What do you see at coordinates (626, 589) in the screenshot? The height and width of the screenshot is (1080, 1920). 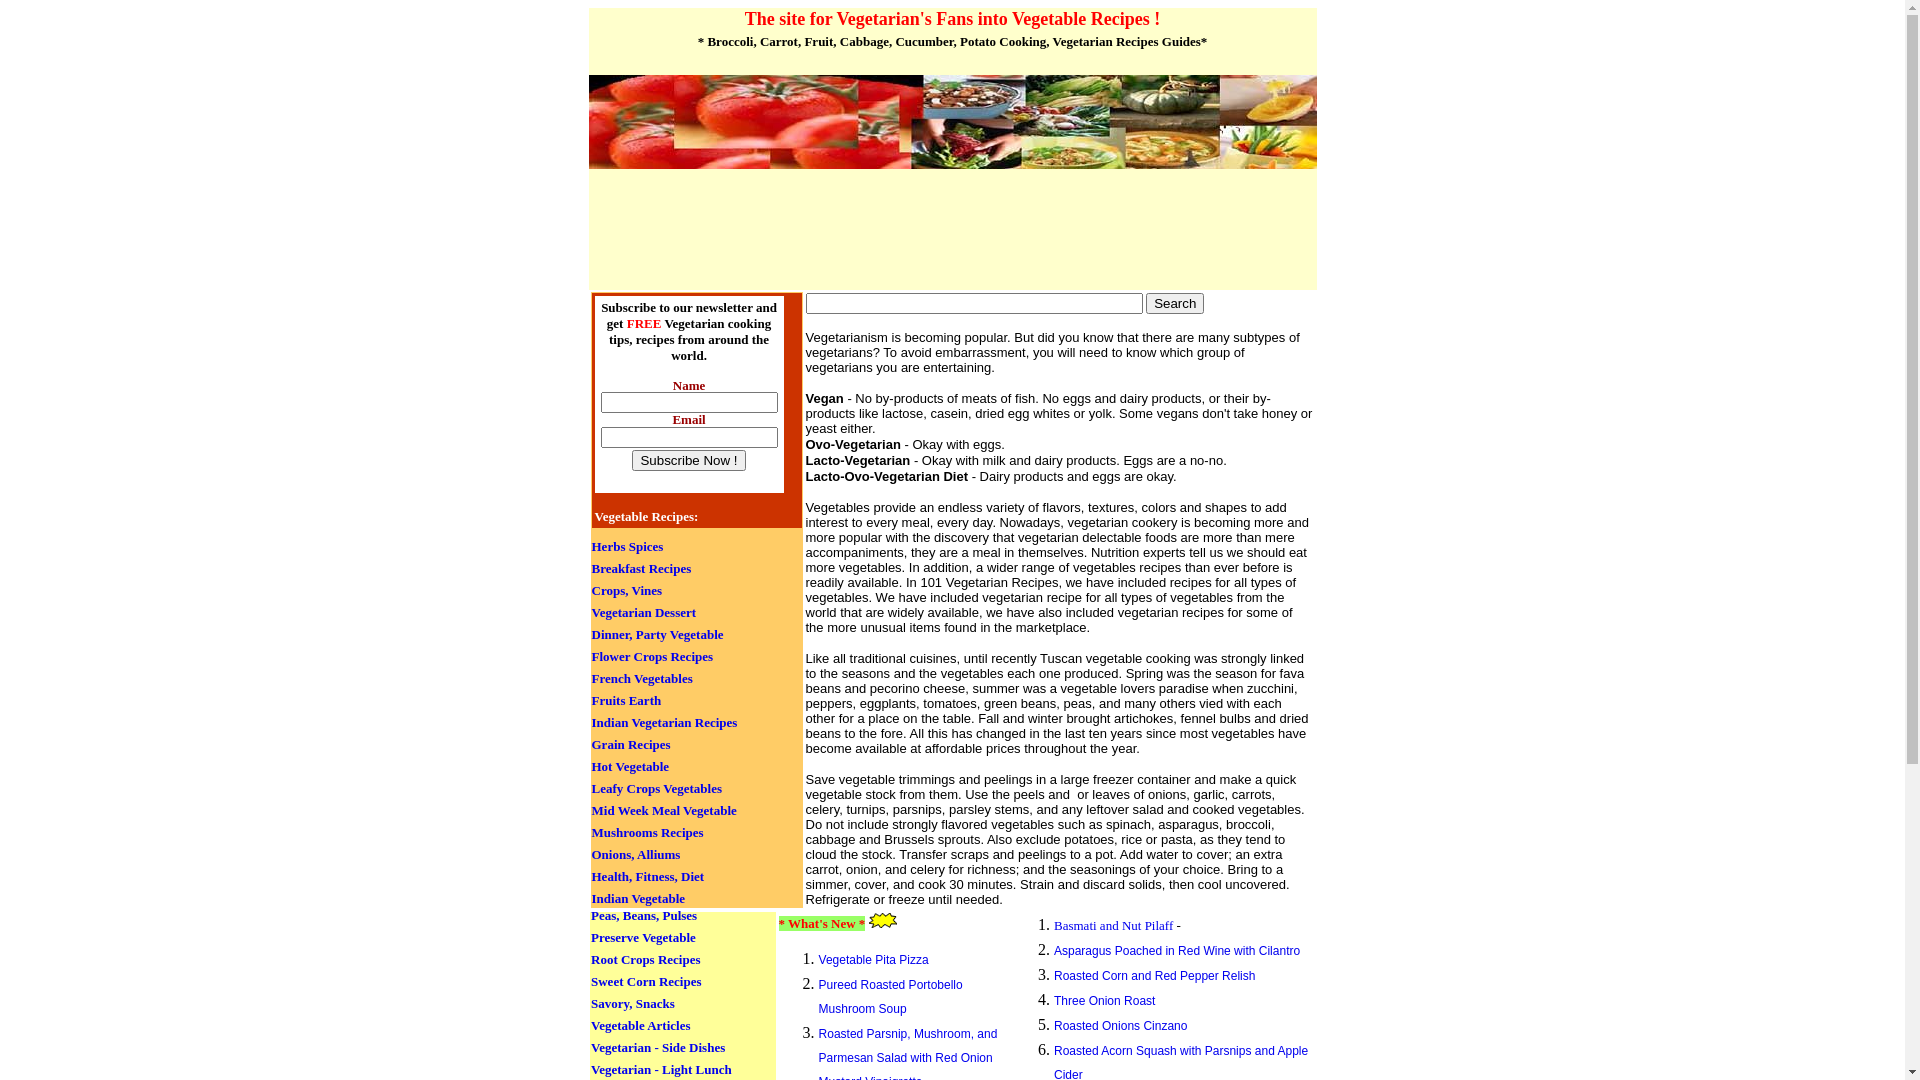 I see `'Crops, Vines'` at bounding box center [626, 589].